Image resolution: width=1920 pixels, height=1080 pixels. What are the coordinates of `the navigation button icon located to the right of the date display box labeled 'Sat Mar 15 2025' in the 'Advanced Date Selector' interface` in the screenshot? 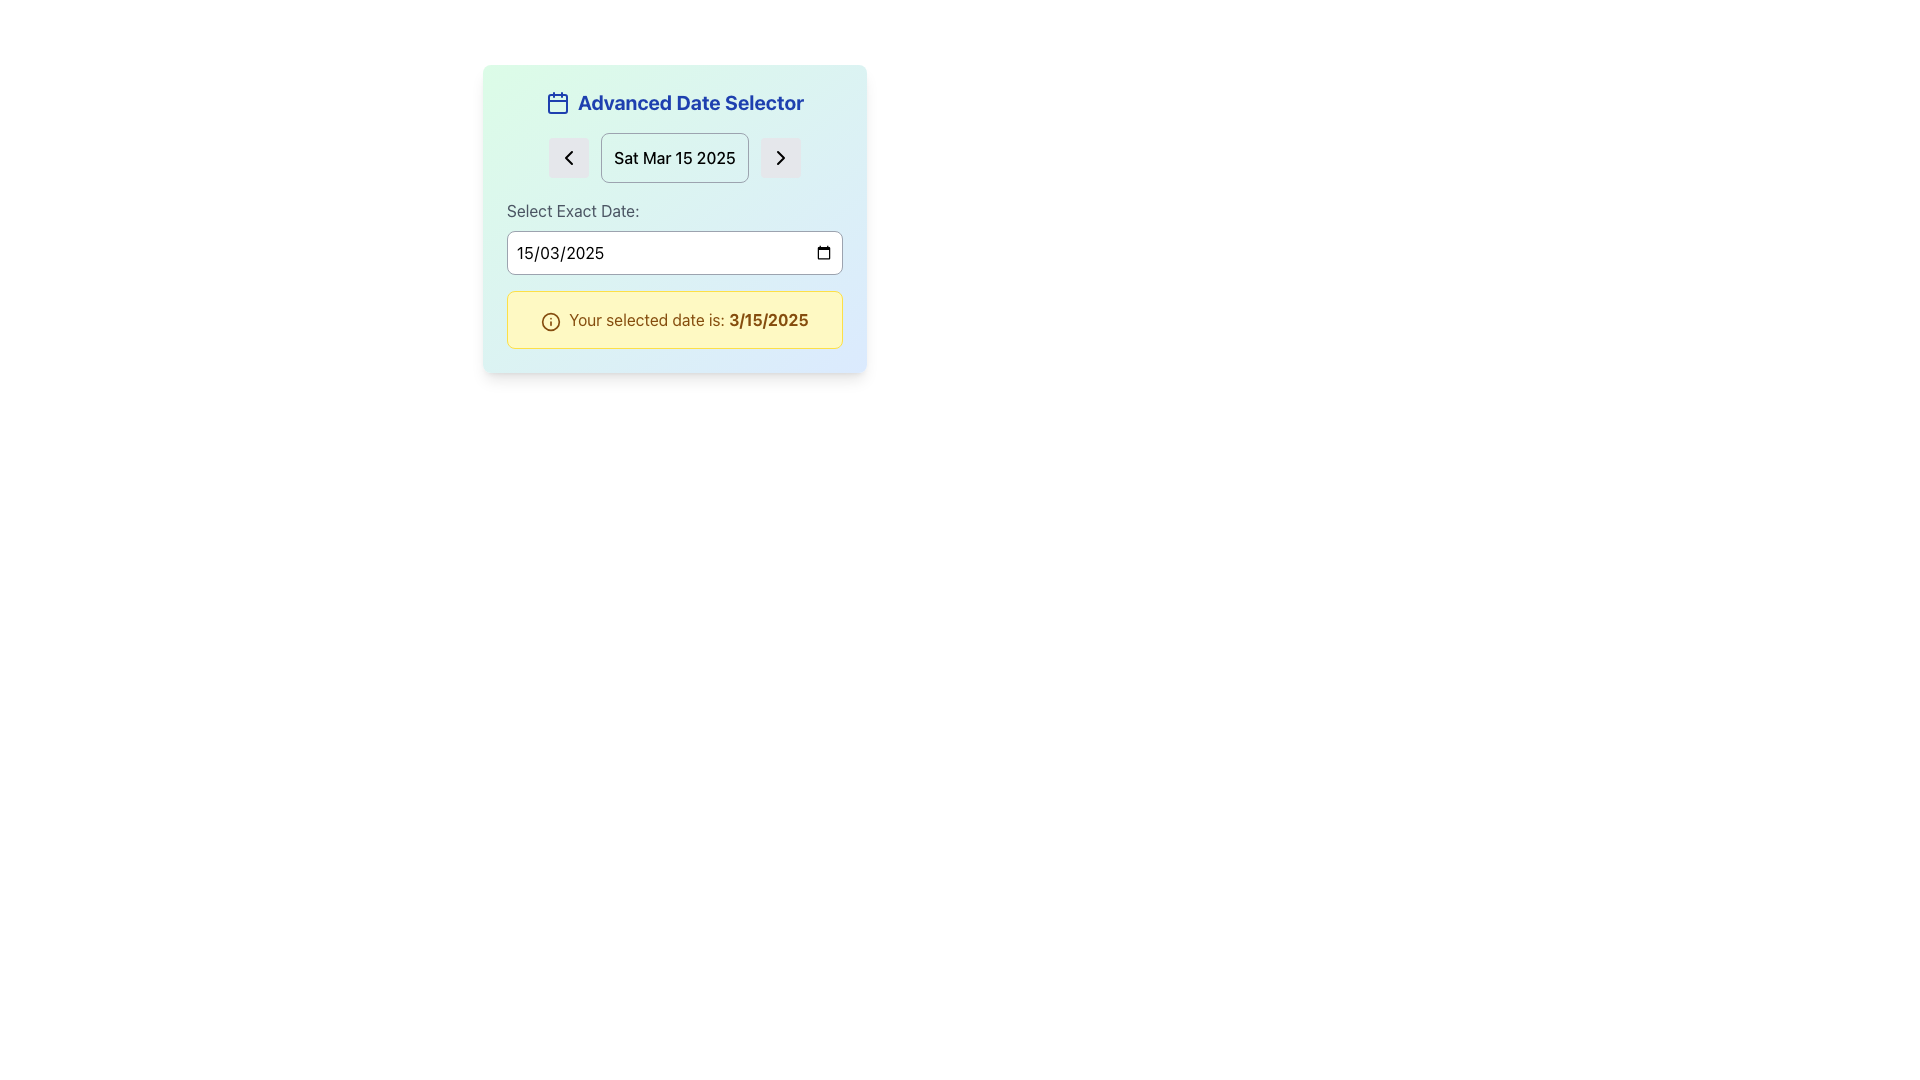 It's located at (779, 157).